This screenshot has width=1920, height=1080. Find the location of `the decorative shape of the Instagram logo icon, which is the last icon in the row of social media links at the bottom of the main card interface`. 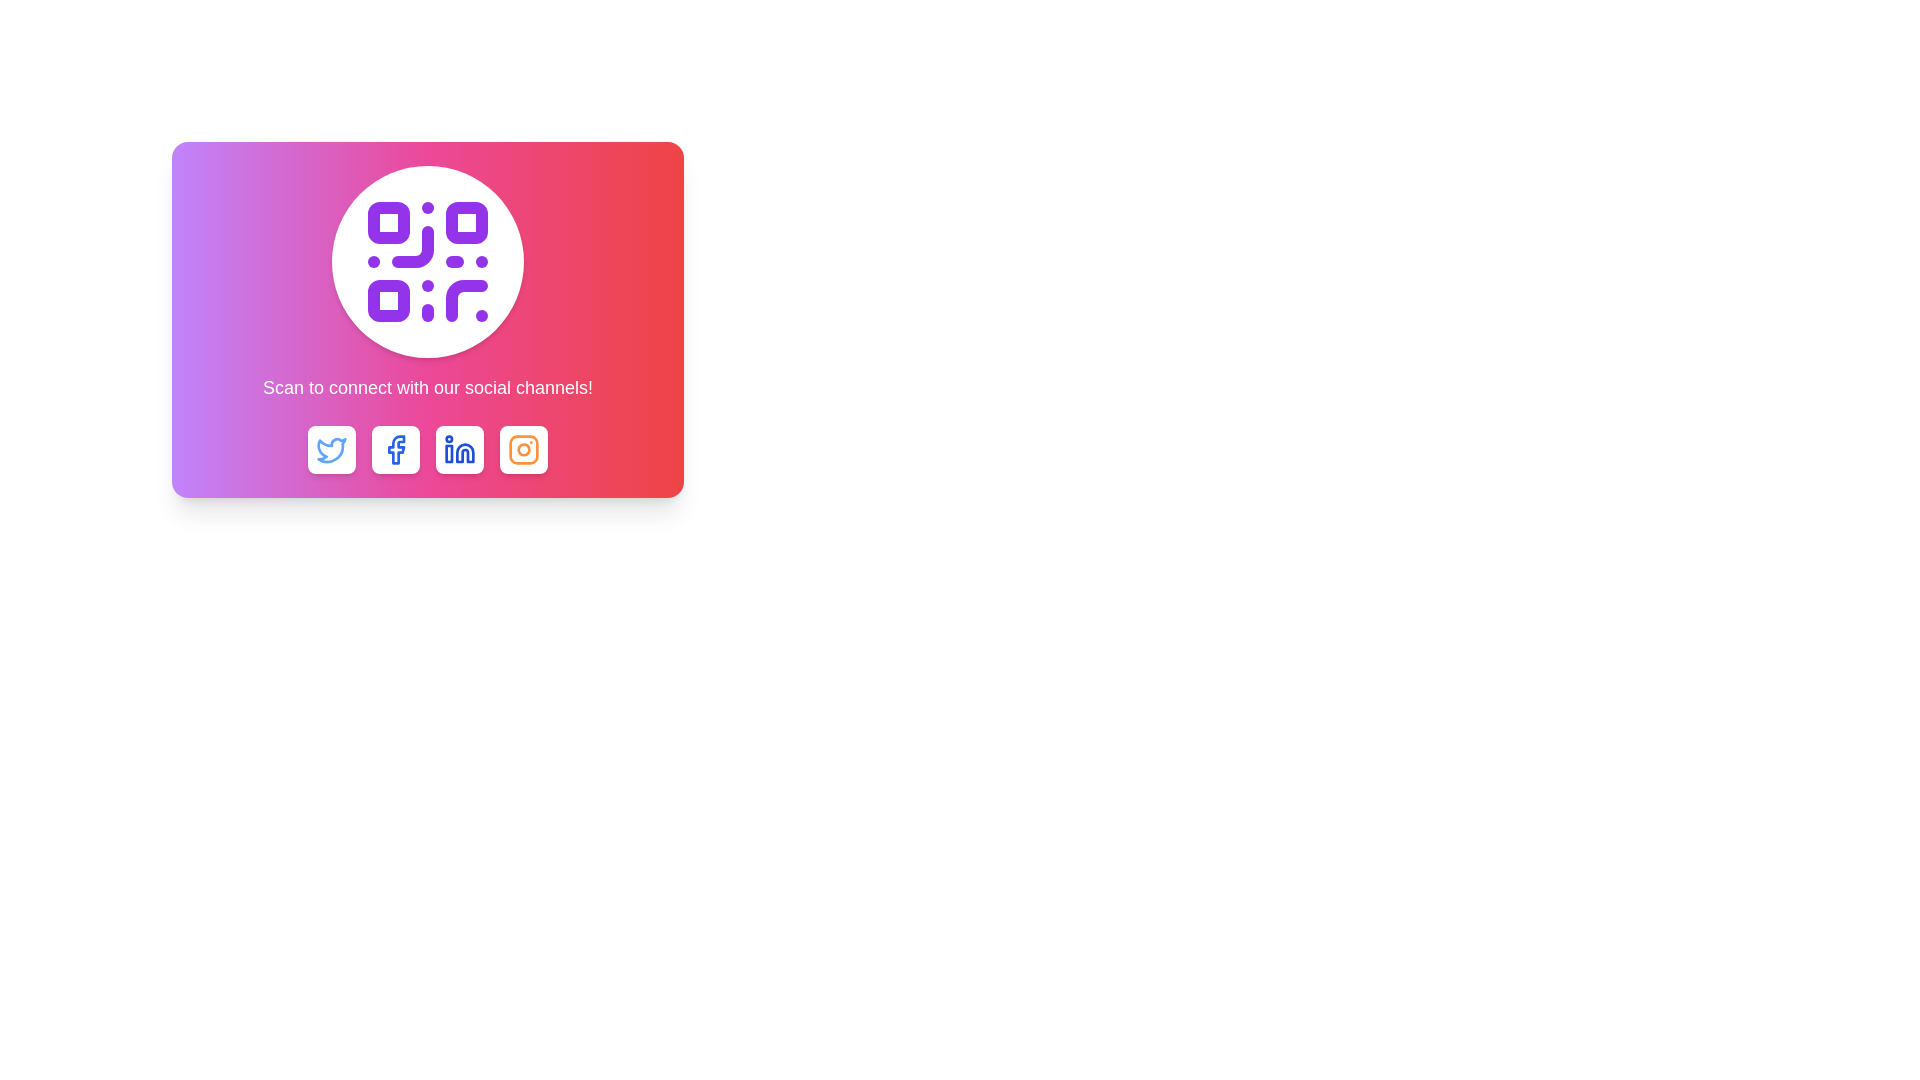

the decorative shape of the Instagram logo icon, which is the last icon in the row of social media links at the bottom of the main card interface is located at coordinates (523, 450).